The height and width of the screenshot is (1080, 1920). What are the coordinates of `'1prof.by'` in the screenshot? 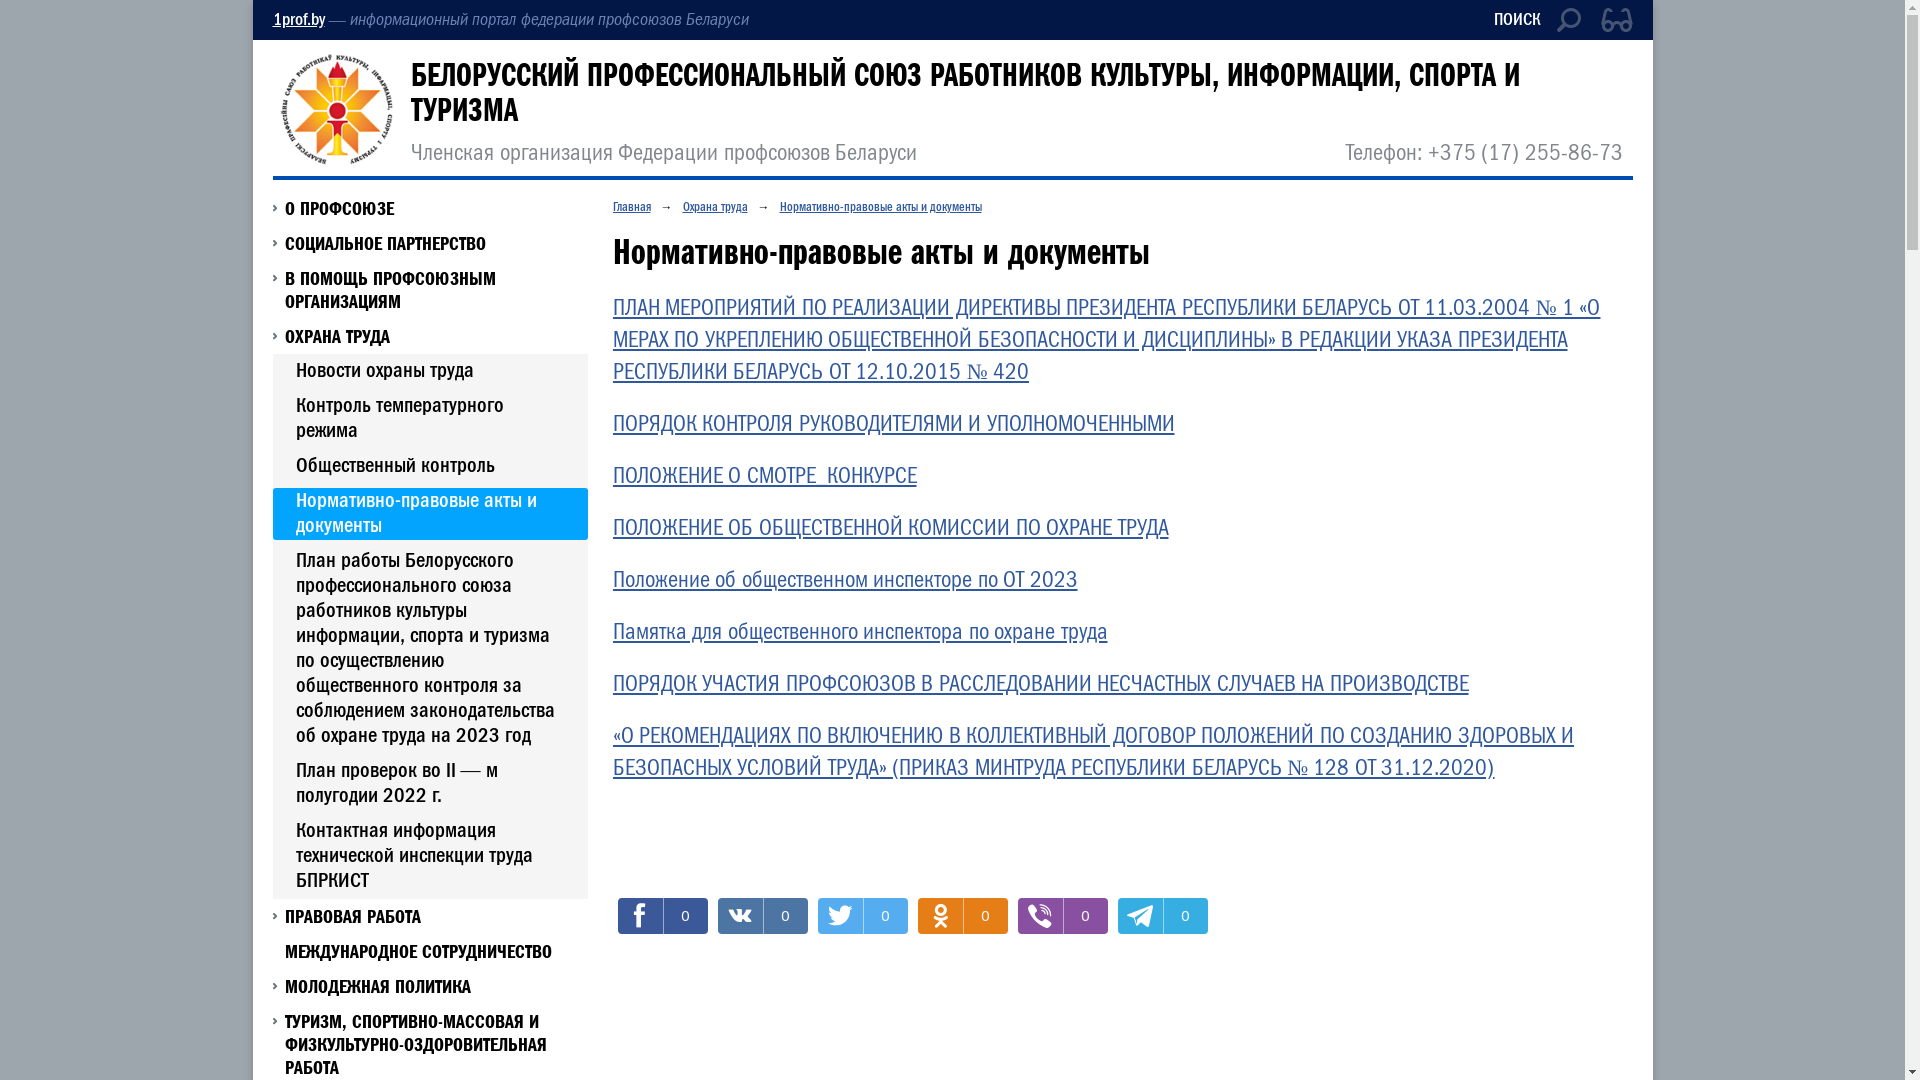 It's located at (296, 19).